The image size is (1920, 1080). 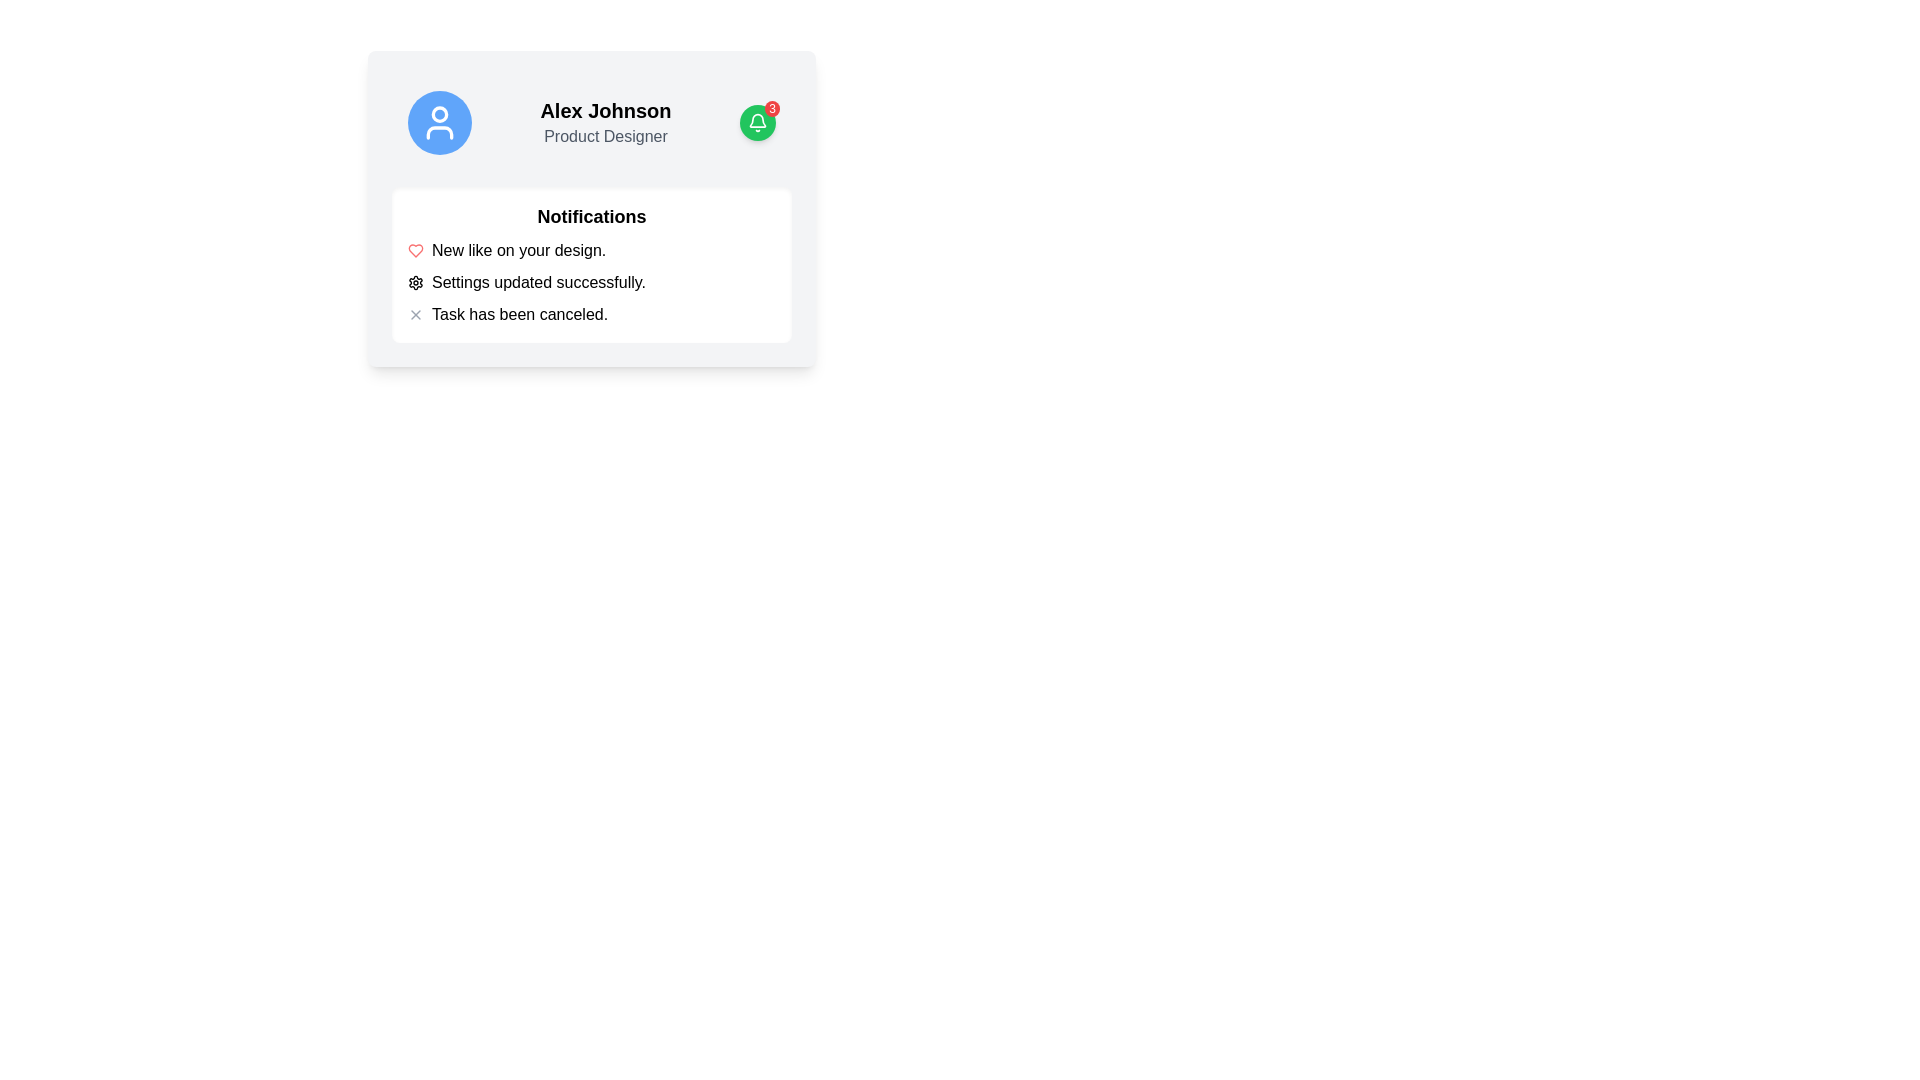 I want to click on user's name and job title displayed in the text label located to the right of the user's avatar icon, so click(x=604, y=123).